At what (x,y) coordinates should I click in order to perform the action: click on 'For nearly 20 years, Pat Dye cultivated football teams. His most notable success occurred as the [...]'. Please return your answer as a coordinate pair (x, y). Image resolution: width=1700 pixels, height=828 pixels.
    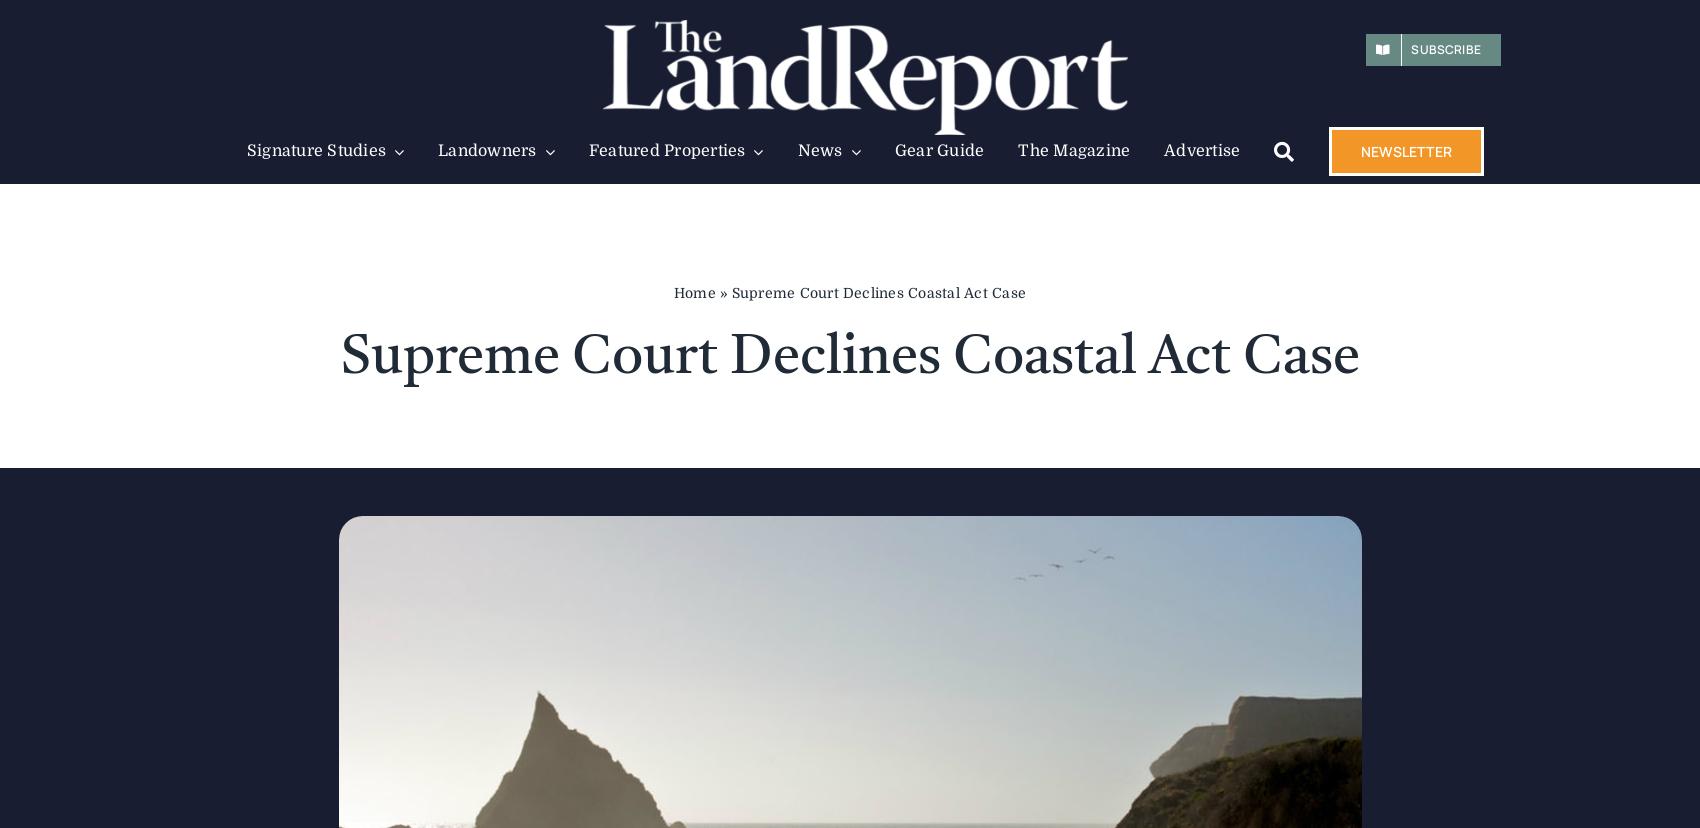
    Looking at the image, I should click on (1032, 536).